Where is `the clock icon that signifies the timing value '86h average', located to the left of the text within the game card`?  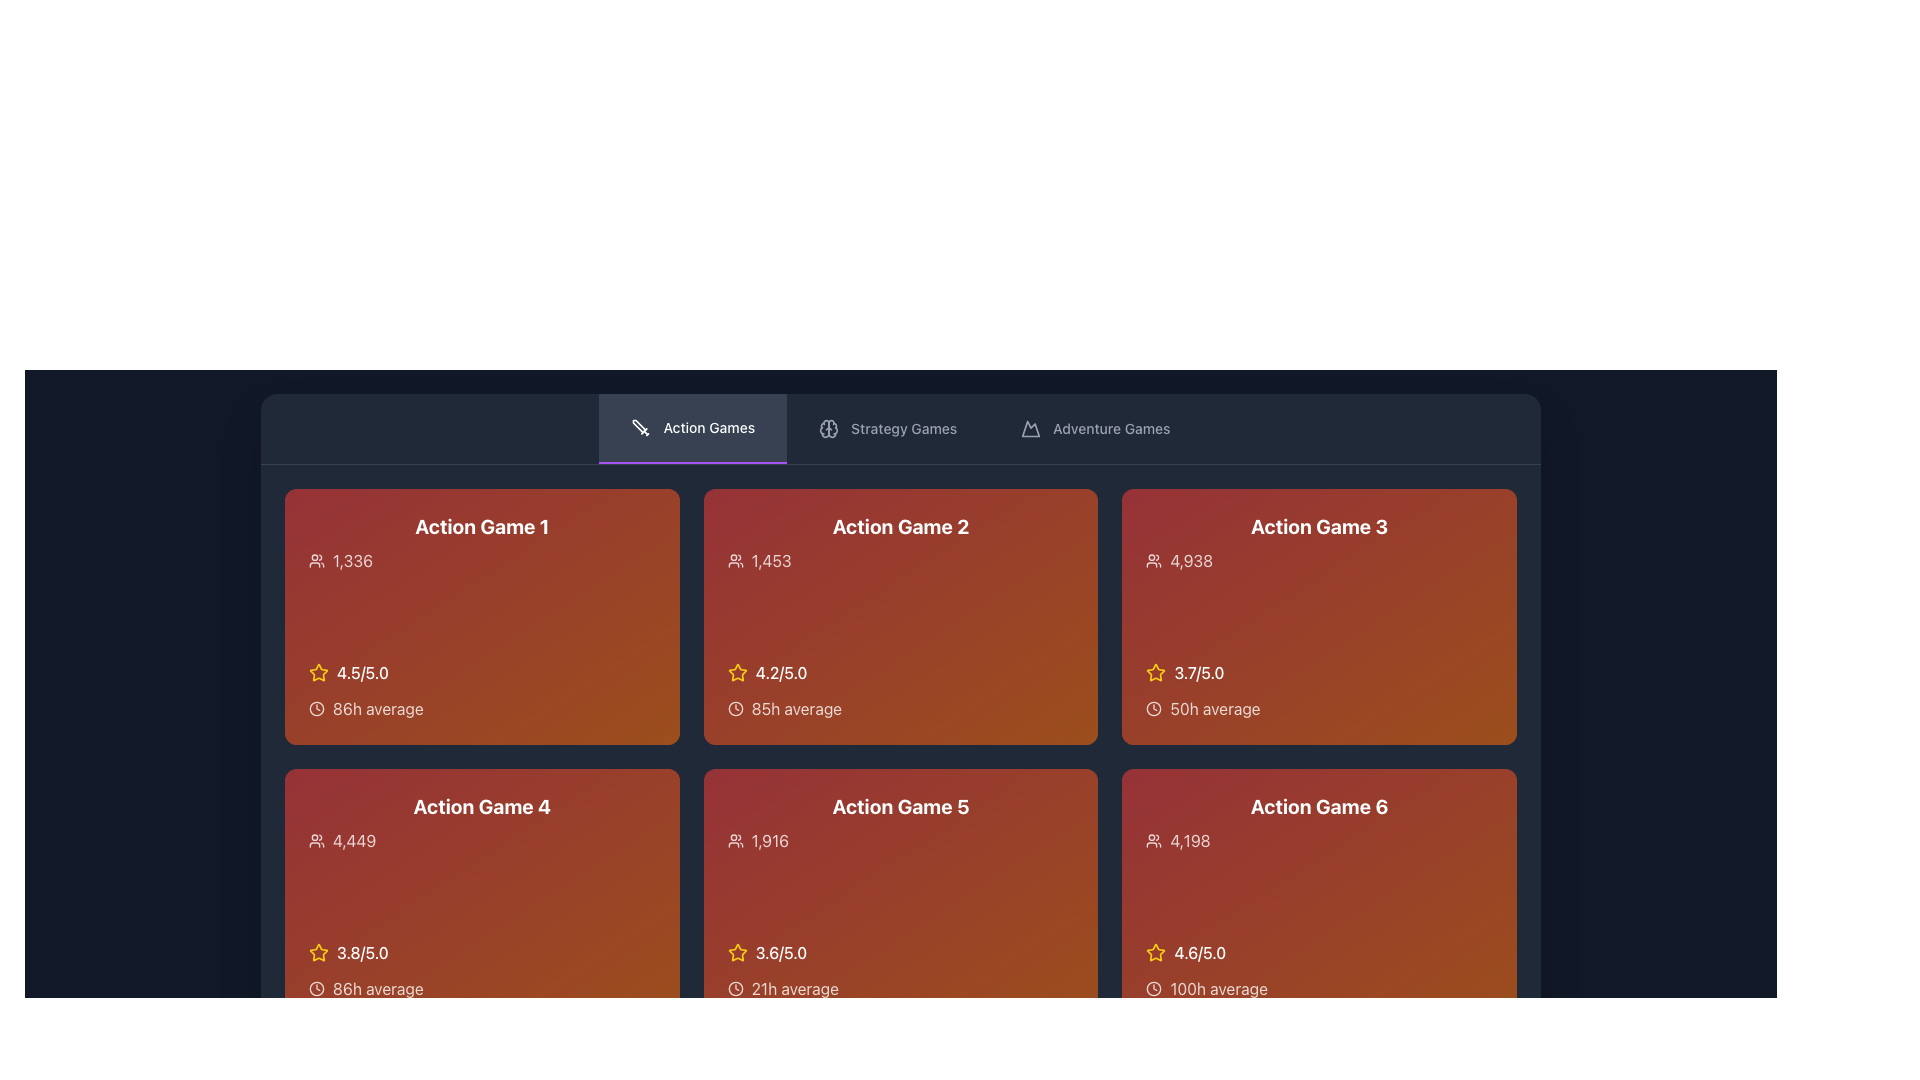
the clock icon that signifies the timing value '86h average', located to the left of the text within the game card is located at coordinates (315, 987).